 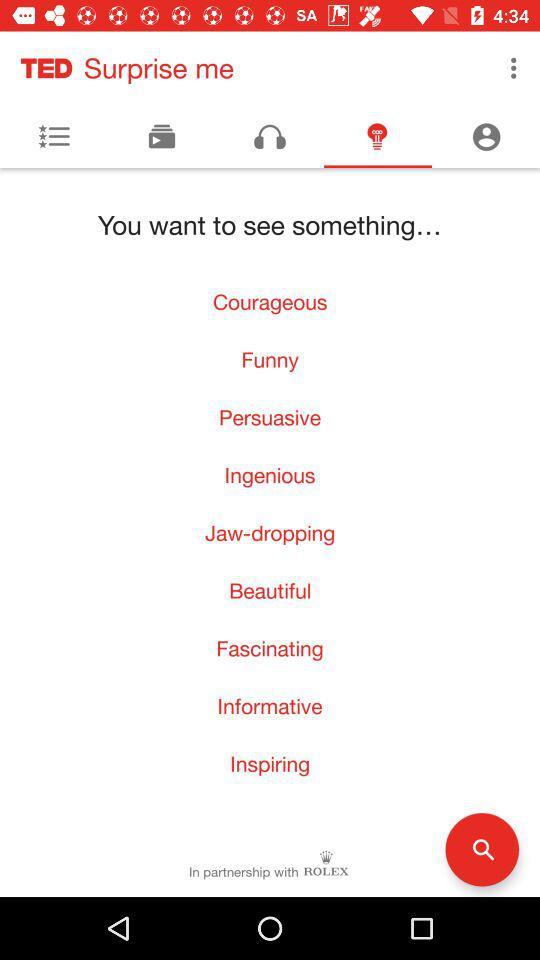 What do you see at coordinates (270, 416) in the screenshot?
I see `the item above the ingenious item` at bounding box center [270, 416].